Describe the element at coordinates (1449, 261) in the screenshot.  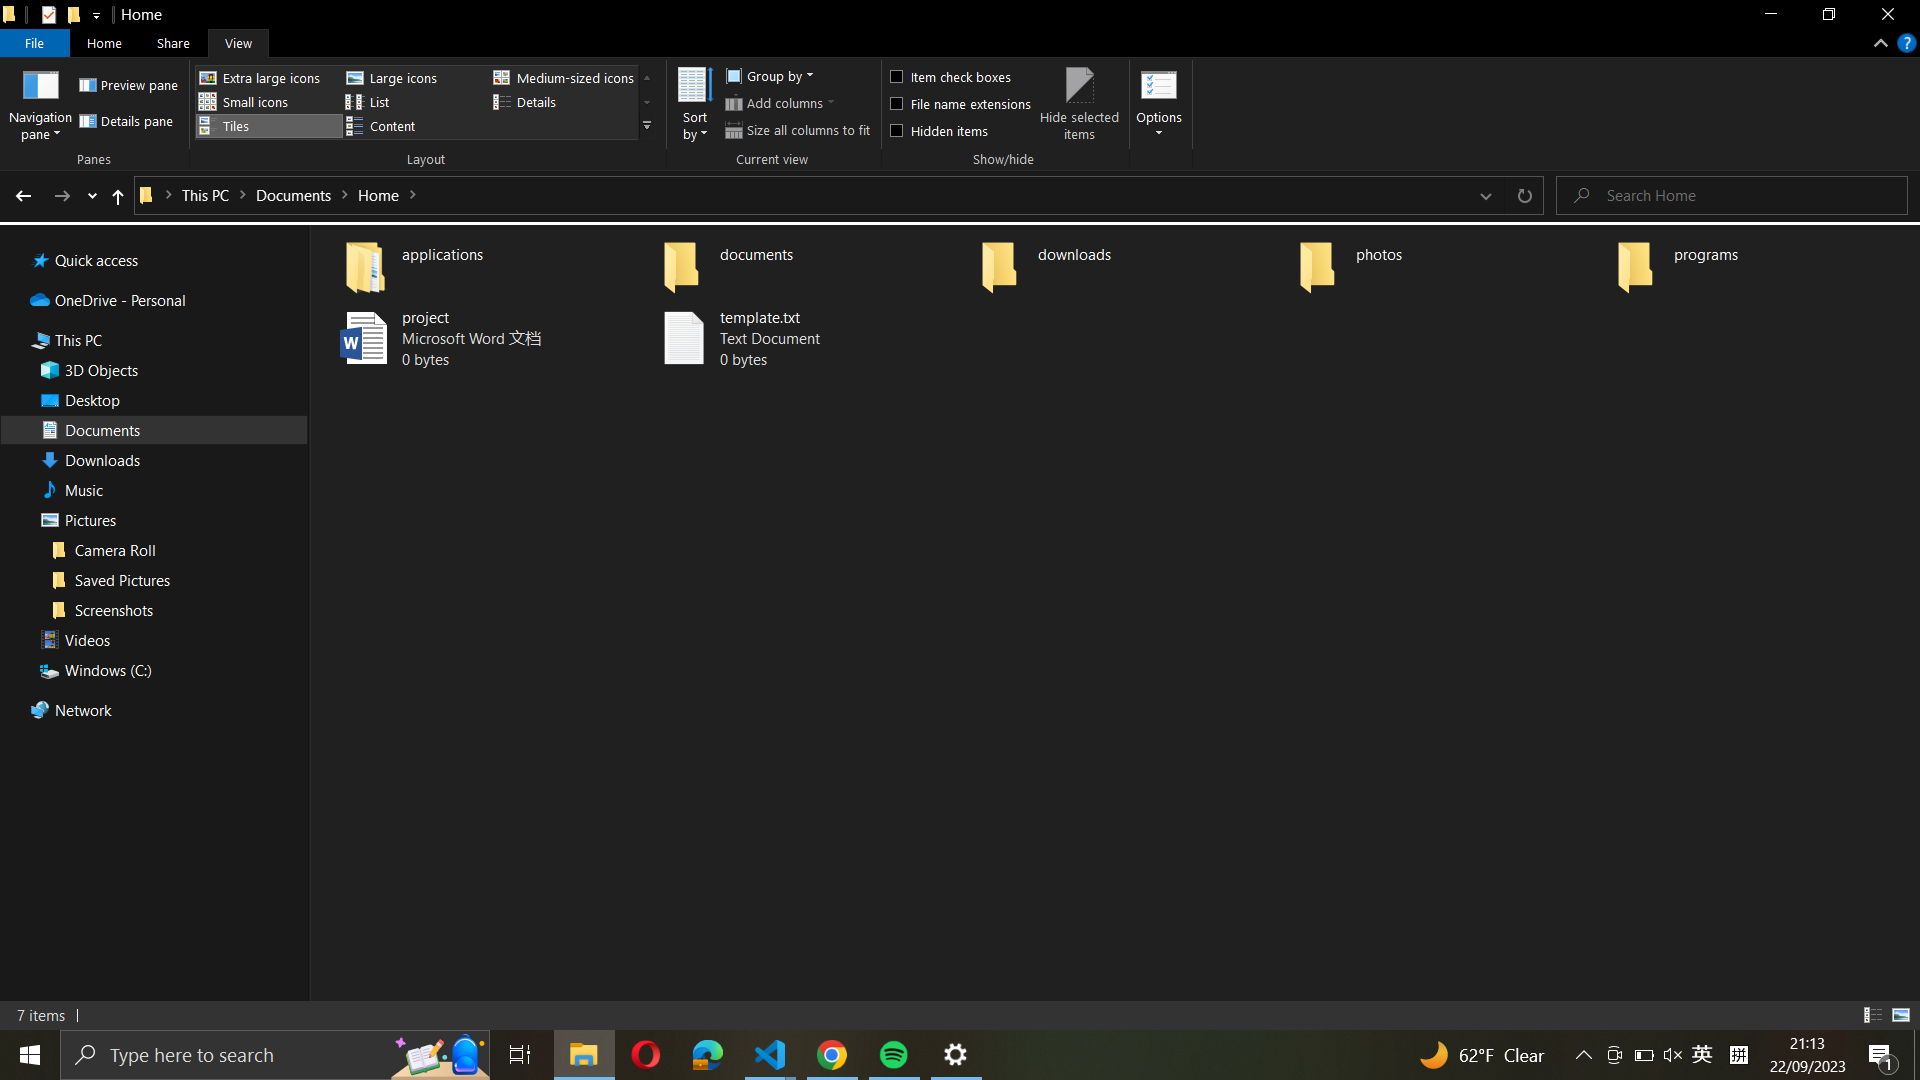
I see `the "photos" file and construct a new folder labelled "vacation"` at that location.